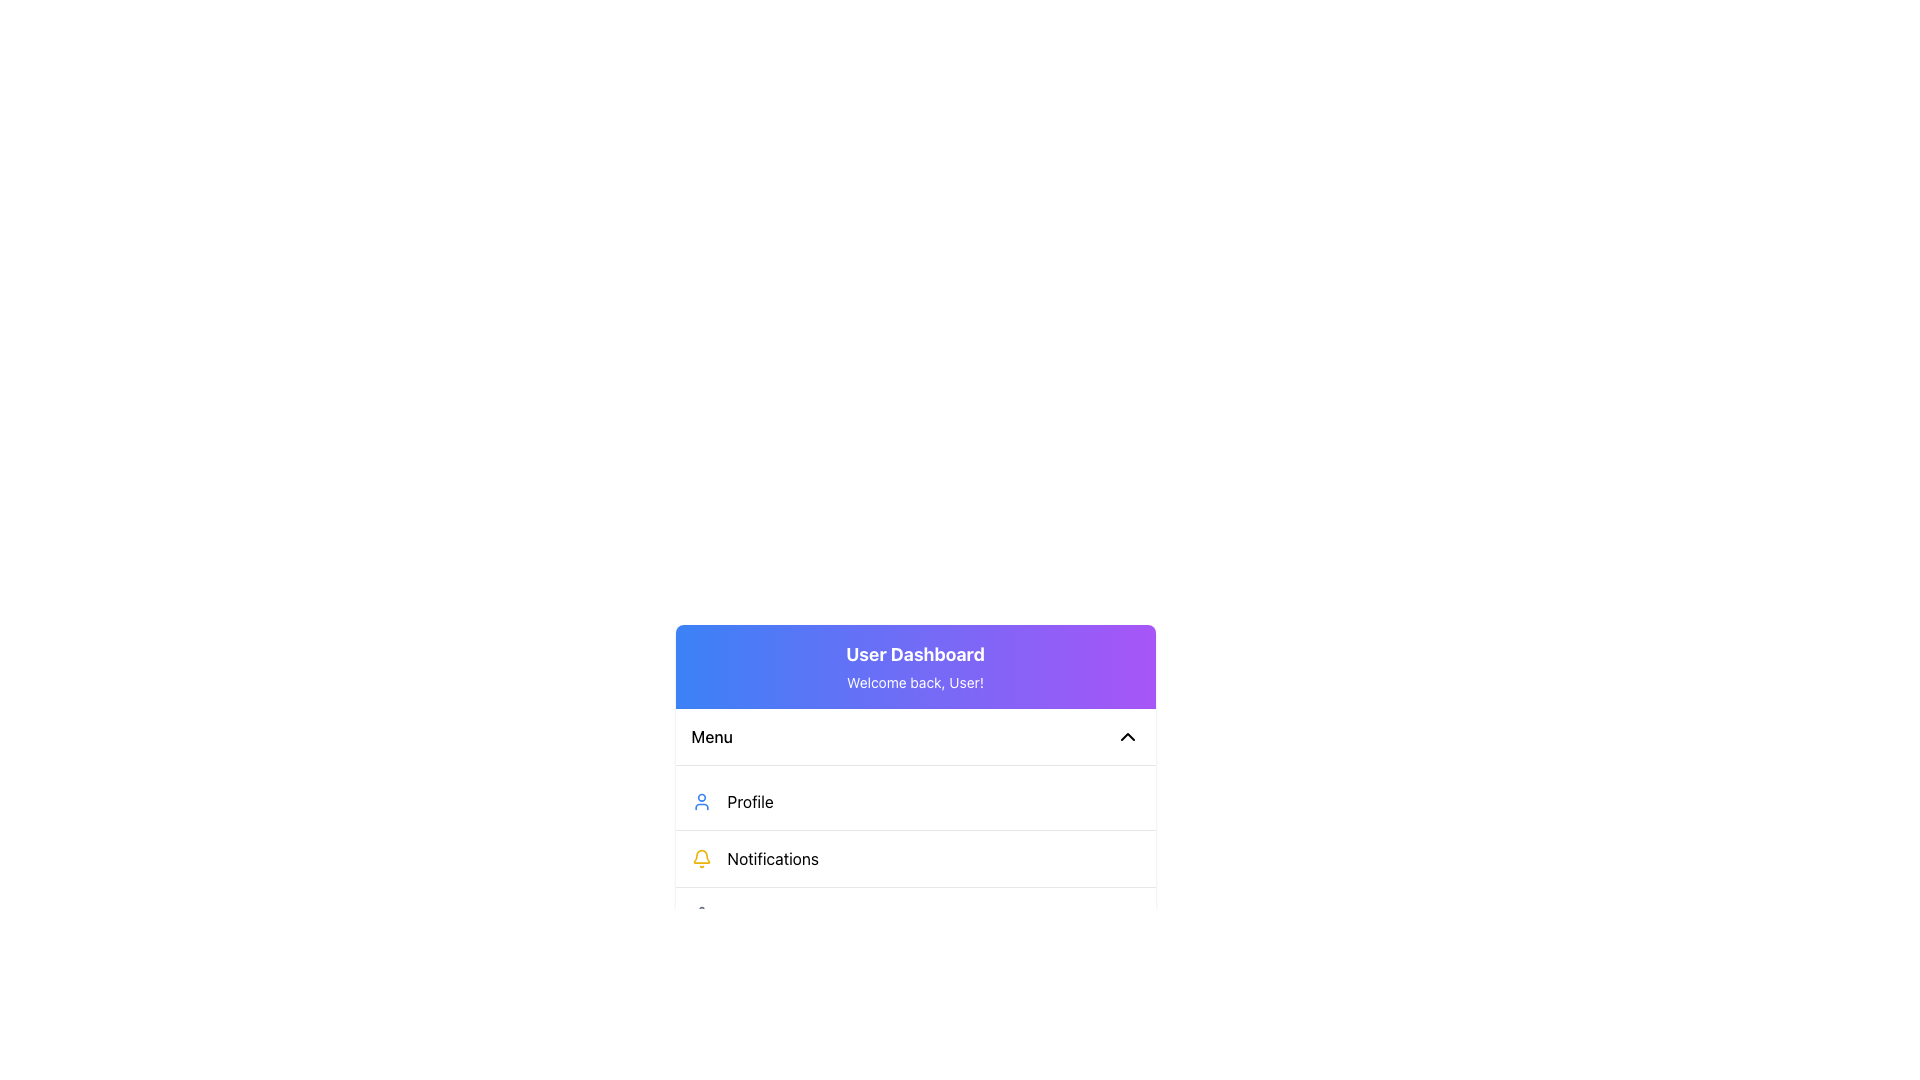 This screenshot has height=1080, width=1920. I want to click on the third visible row in the menu list, so click(914, 915).